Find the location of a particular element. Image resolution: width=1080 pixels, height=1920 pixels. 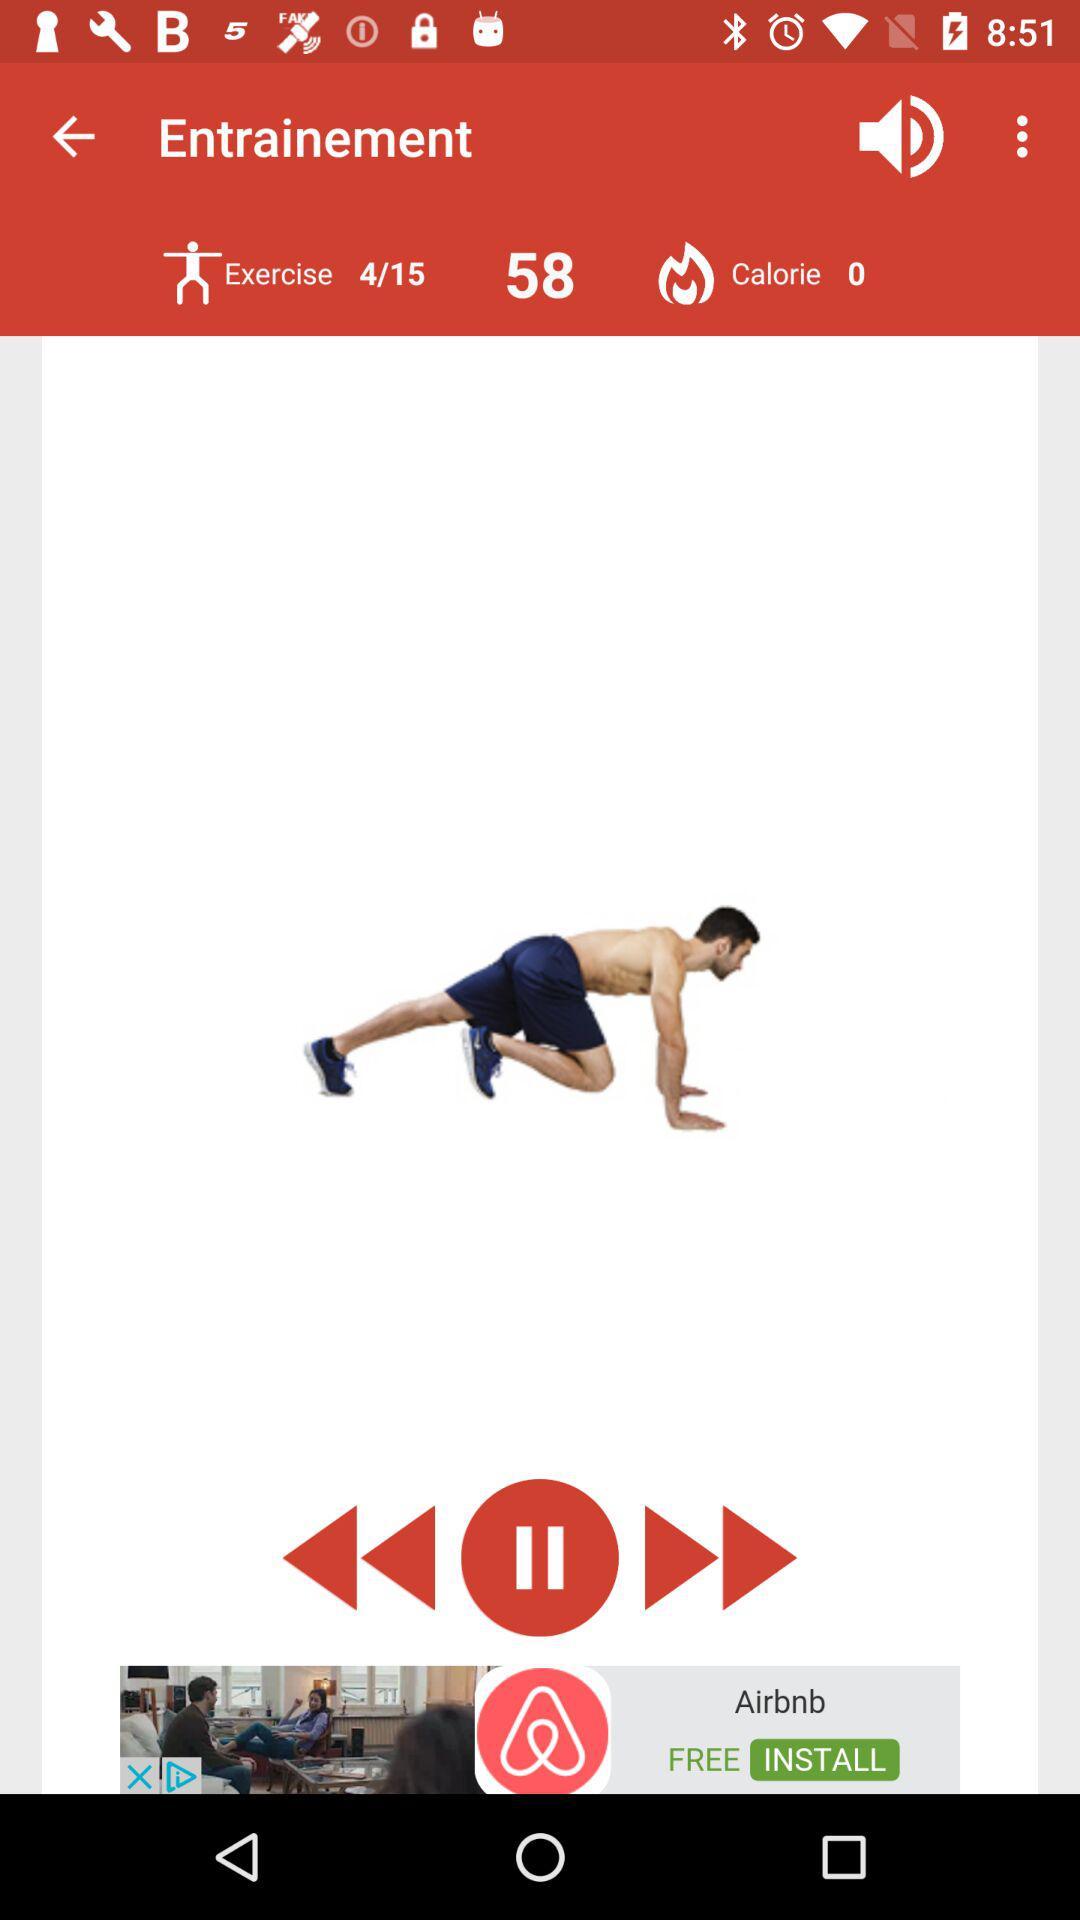

advertisement is located at coordinates (540, 1727).